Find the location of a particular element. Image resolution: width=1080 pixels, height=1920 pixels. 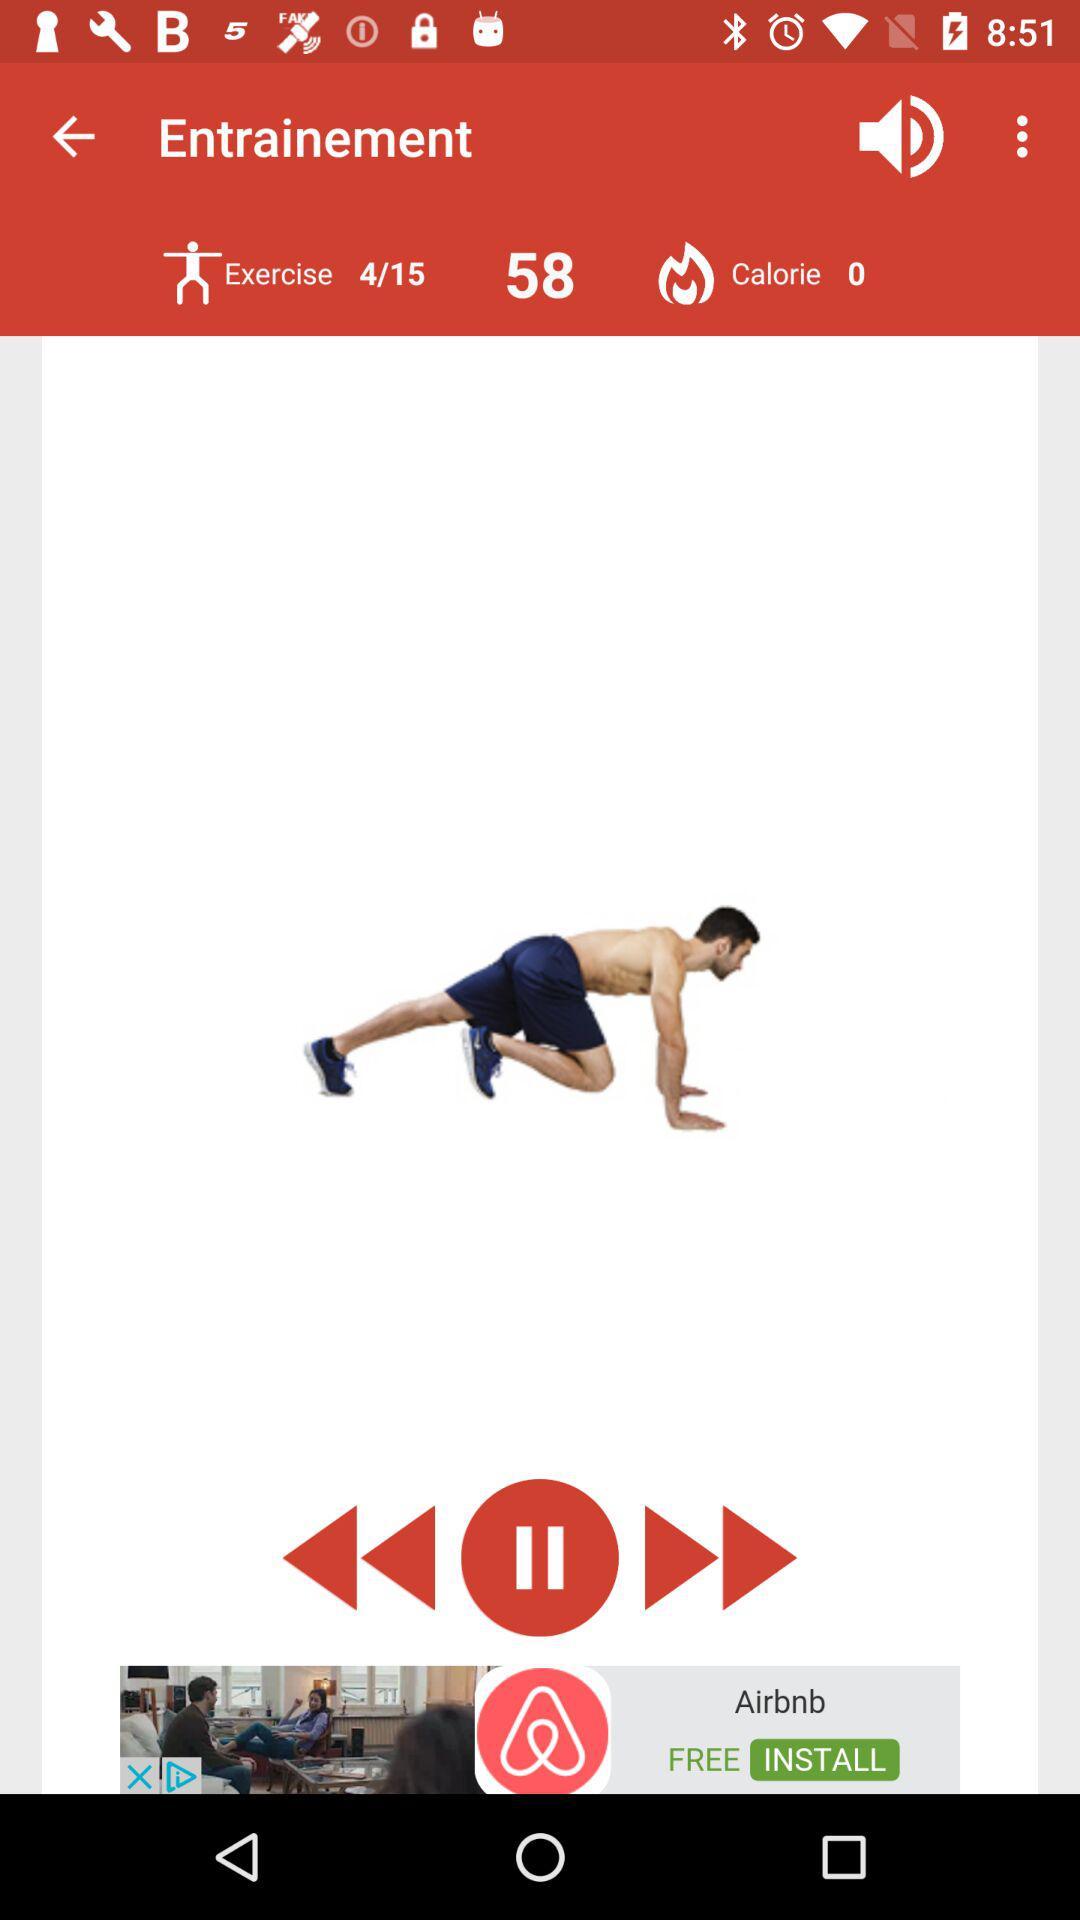

advertisement is located at coordinates (540, 1727).